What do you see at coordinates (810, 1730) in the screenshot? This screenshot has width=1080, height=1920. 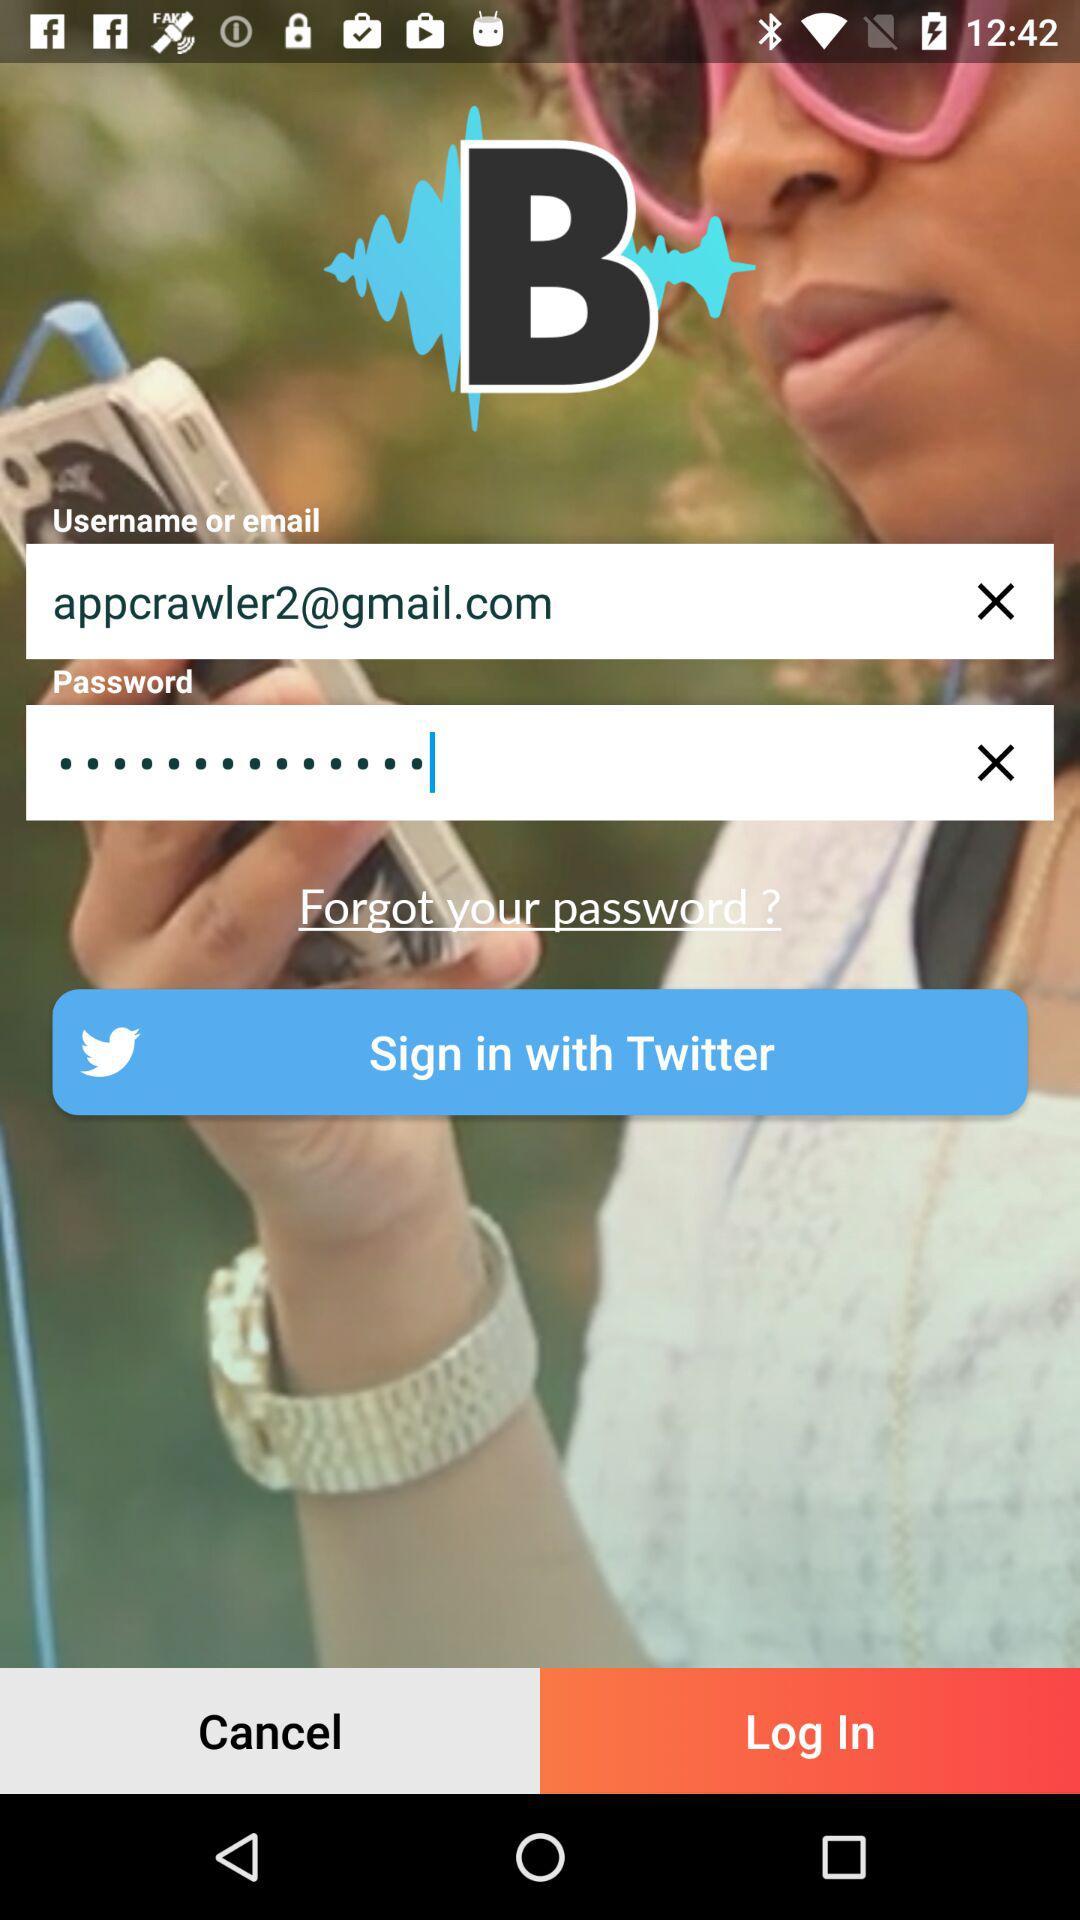 I see `the icon to the right of the cancel icon` at bounding box center [810, 1730].